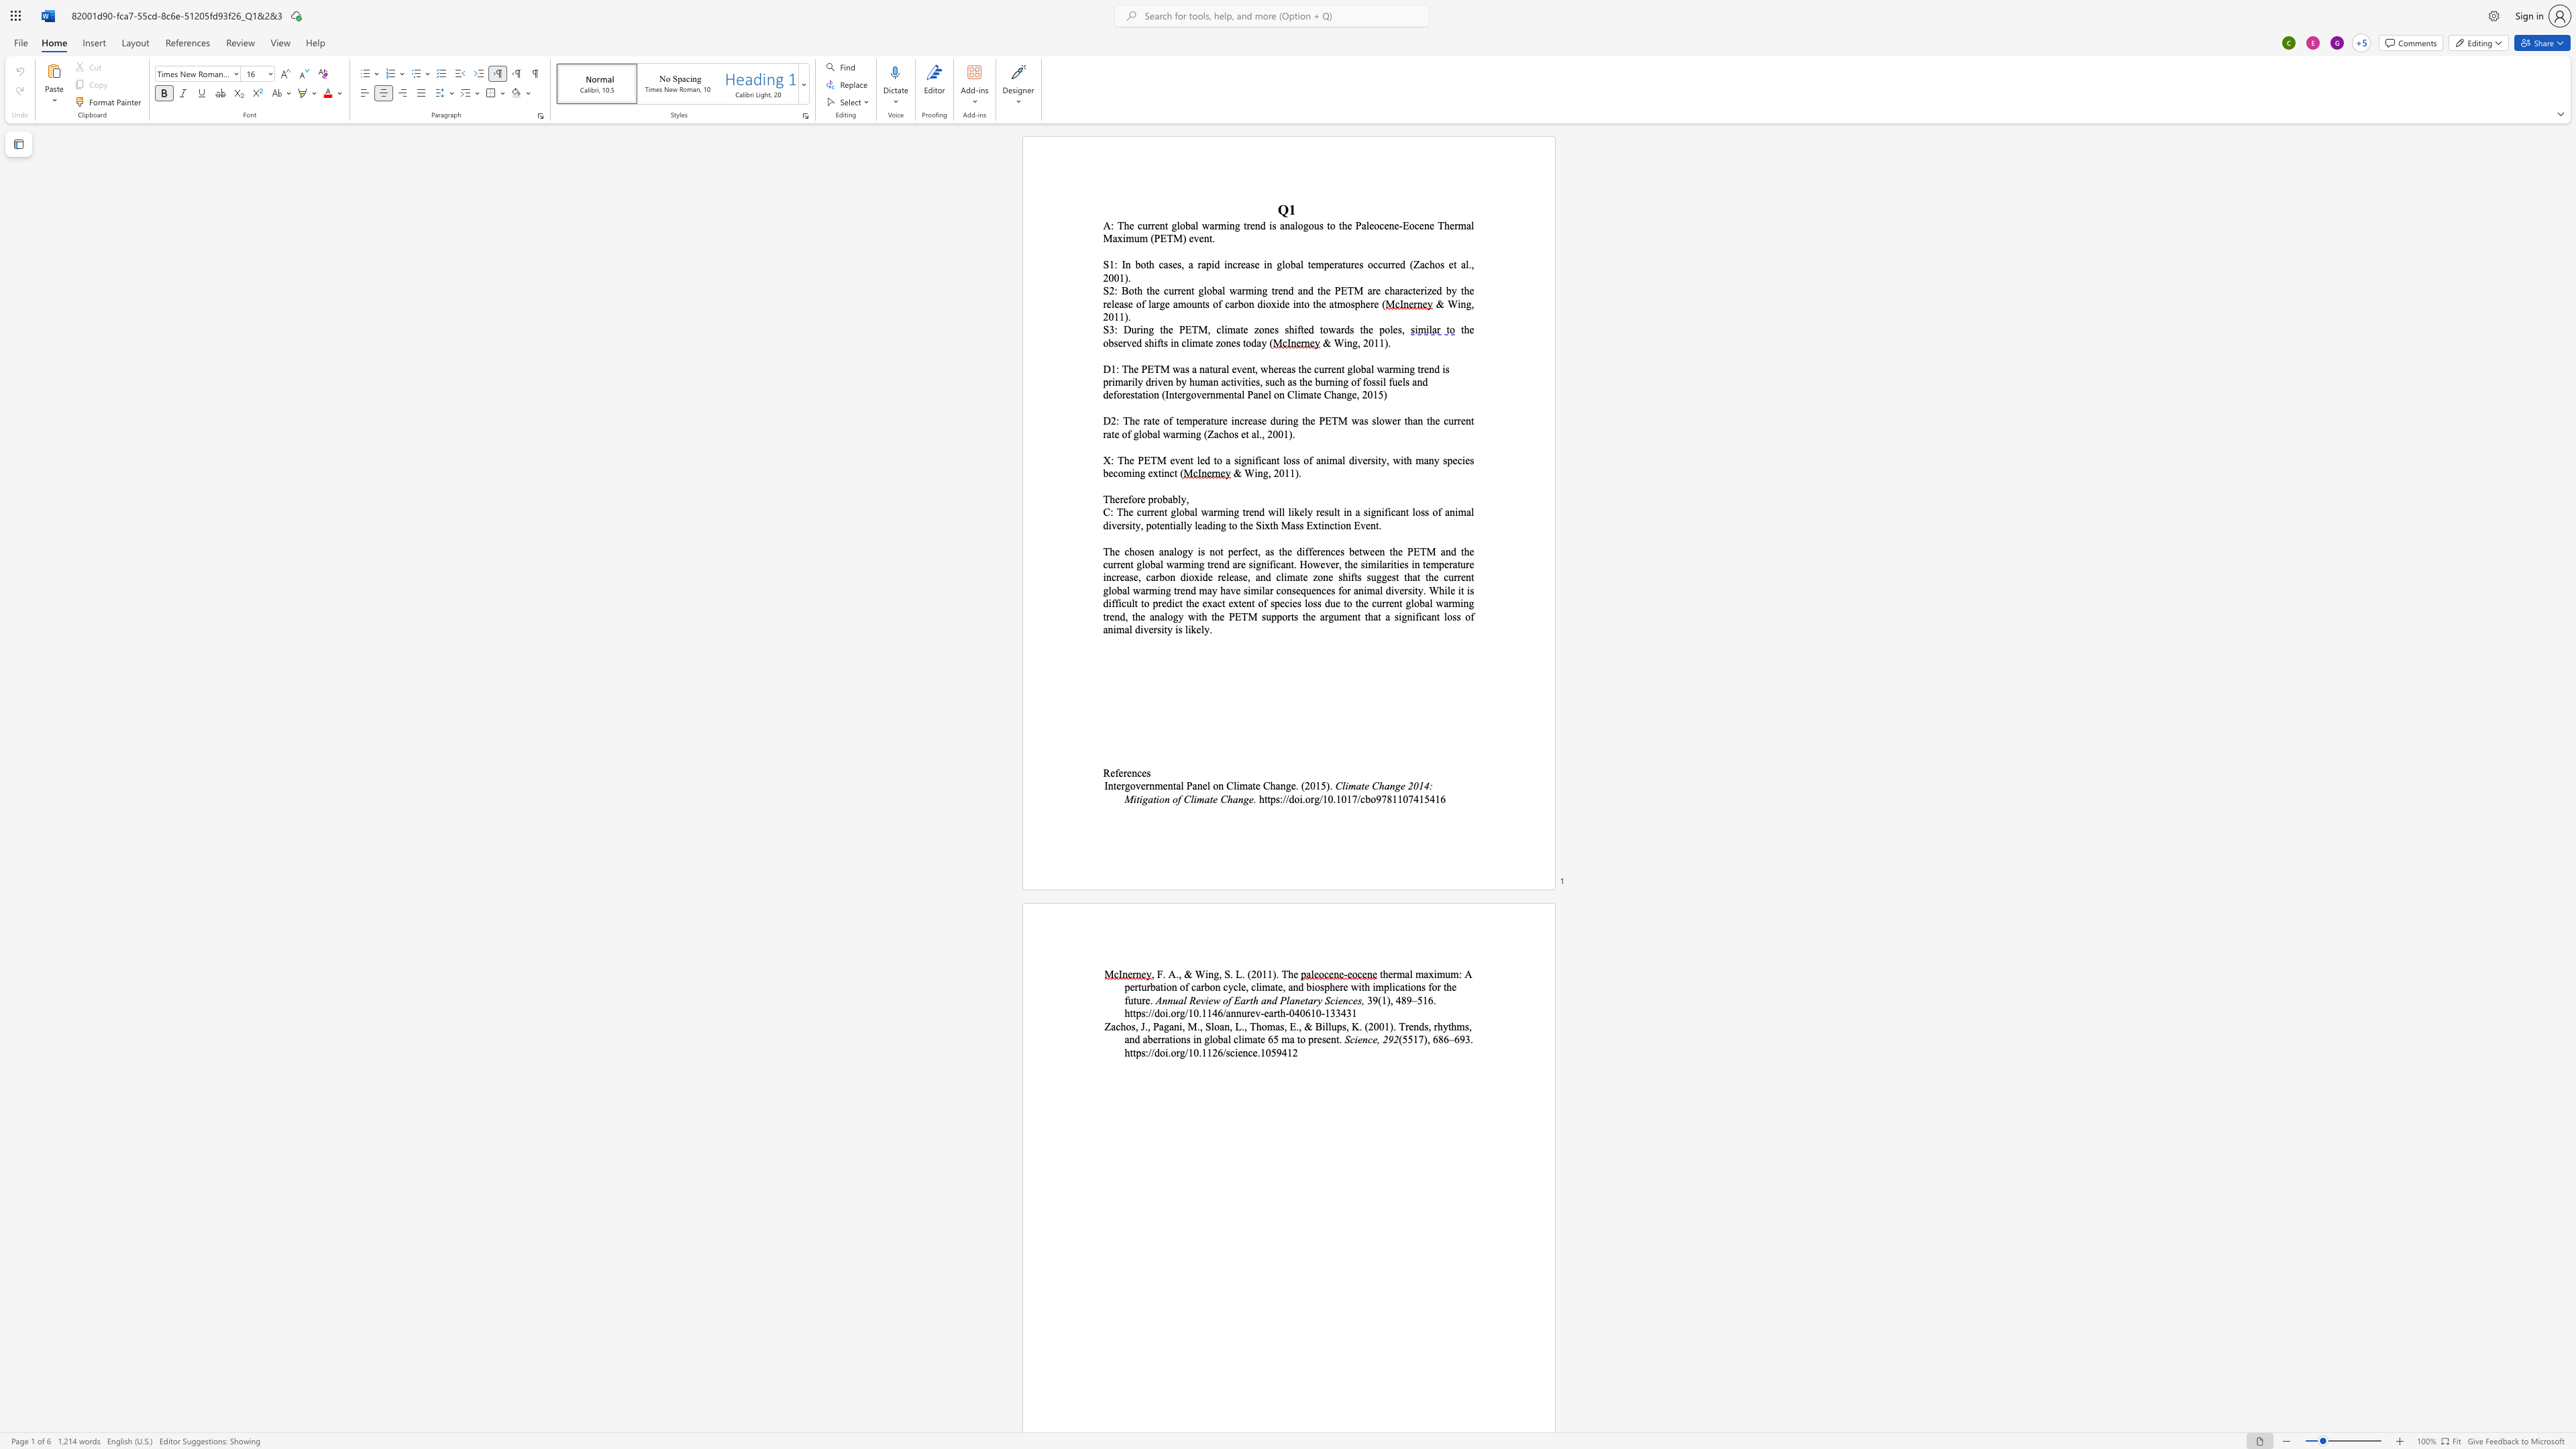 The image size is (2576, 1449). Describe the element at coordinates (1161, 225) in the screenshot. I see `the 1th character "n" in the text` at that location.